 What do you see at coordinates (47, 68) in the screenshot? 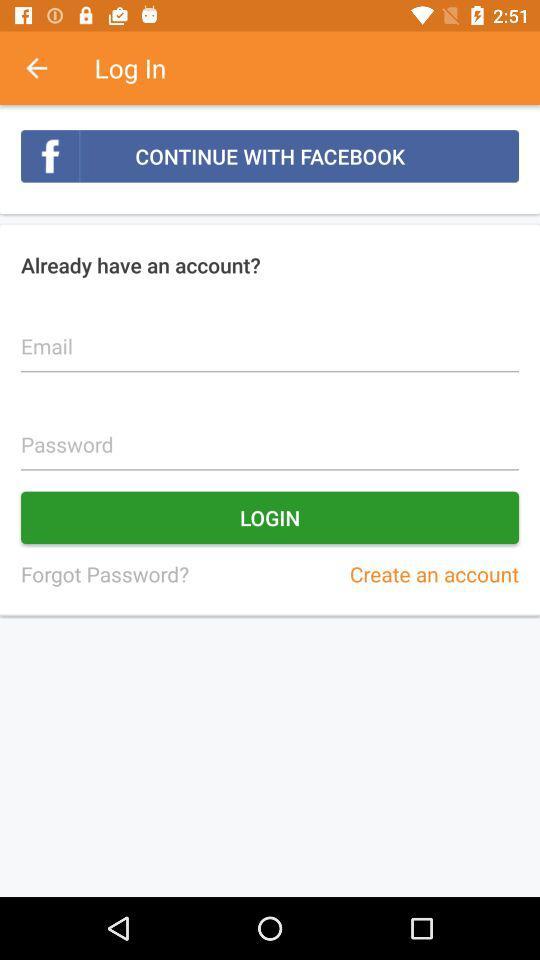
I see `the icon to the left of the log in item` at bounding box center [47, 68].